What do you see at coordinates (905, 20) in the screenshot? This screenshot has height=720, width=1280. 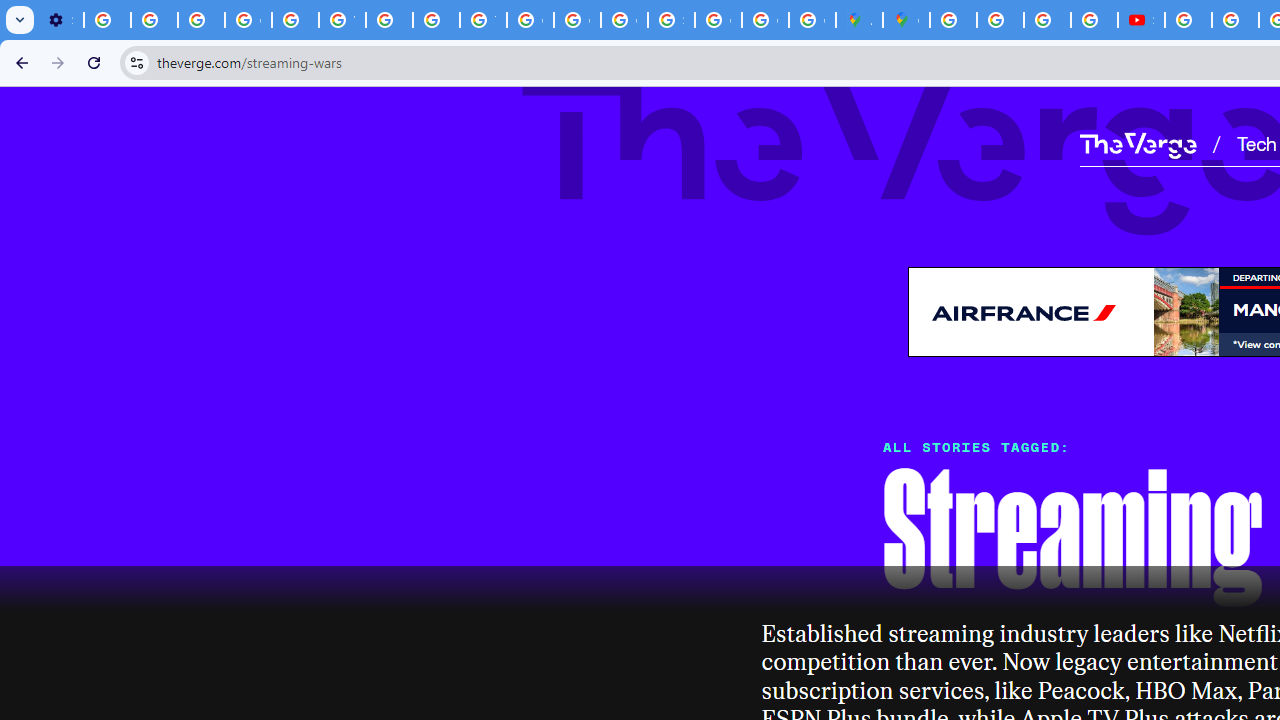 I see `'Google Maps'` at bounding box center [905, 20].